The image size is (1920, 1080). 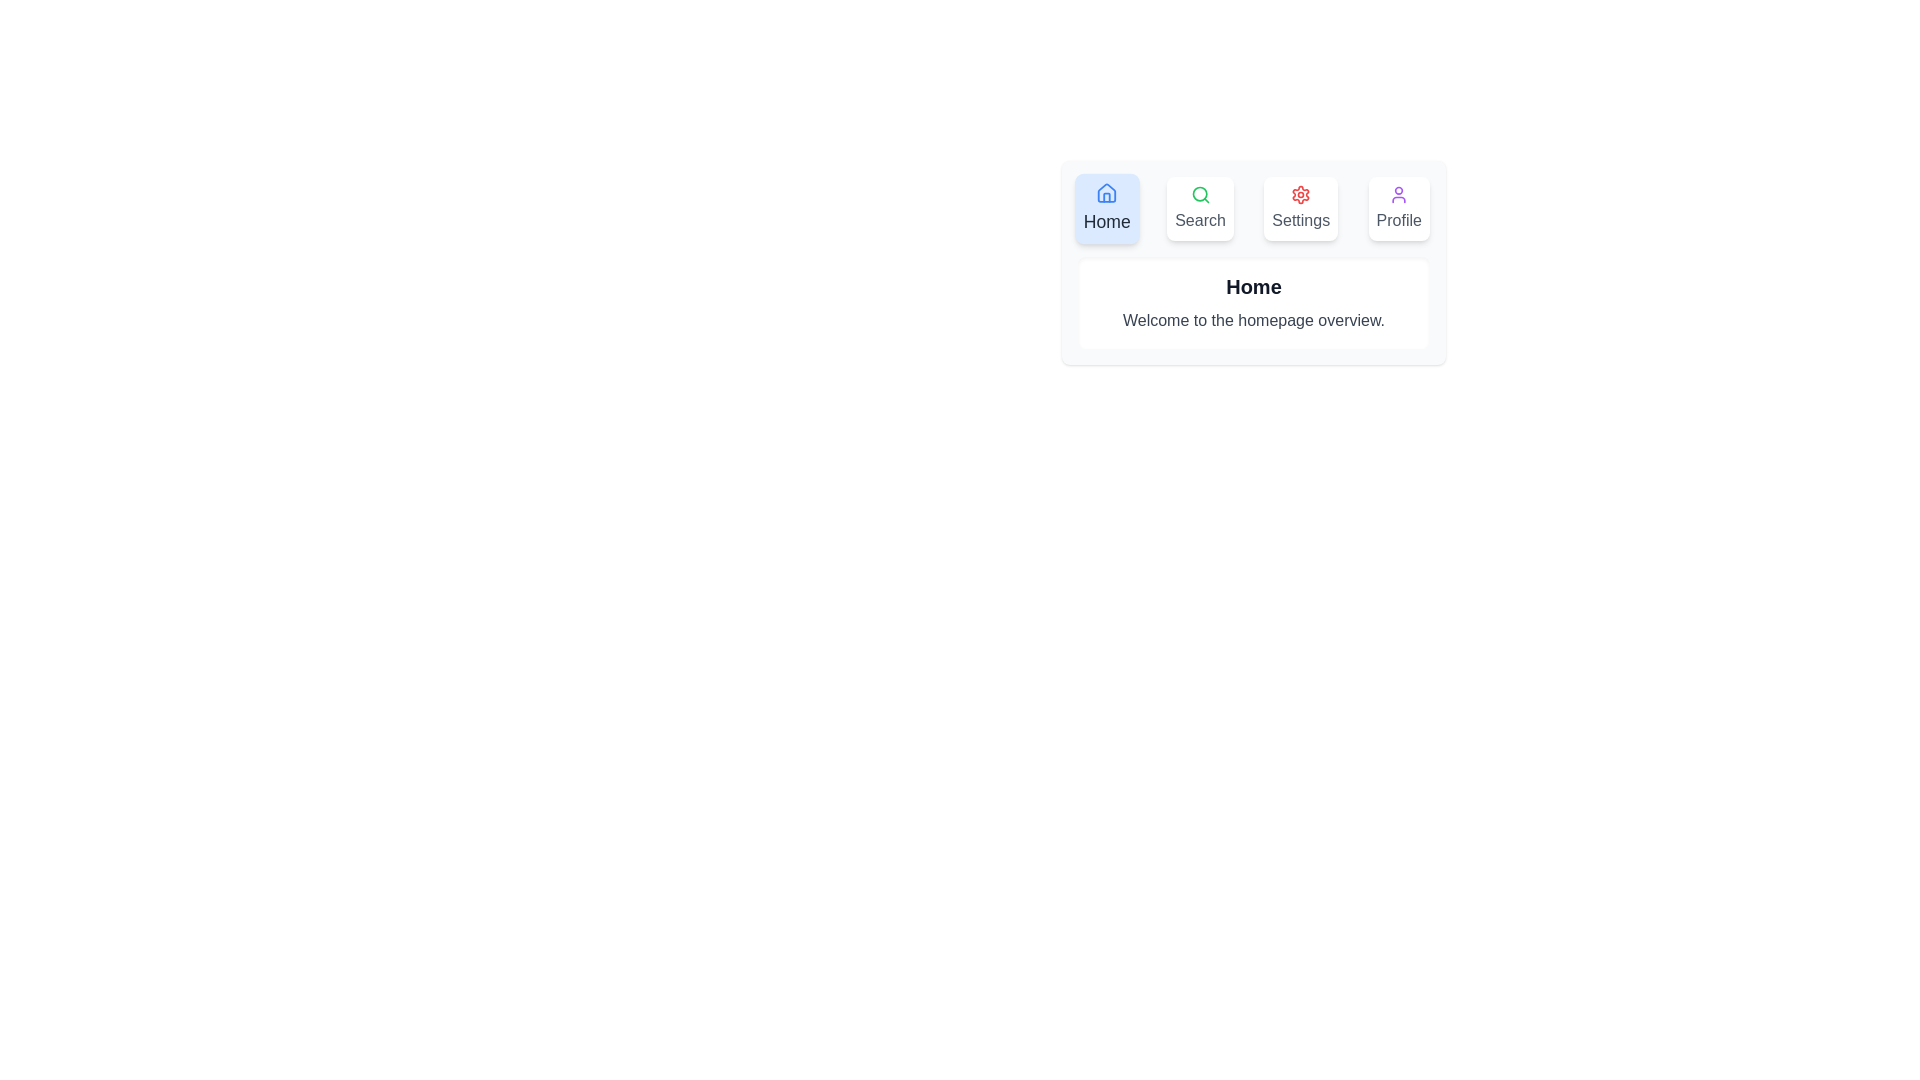 I want to click on the tab labeled Profile to observe its hover effect, so click(x=1398, y=208).